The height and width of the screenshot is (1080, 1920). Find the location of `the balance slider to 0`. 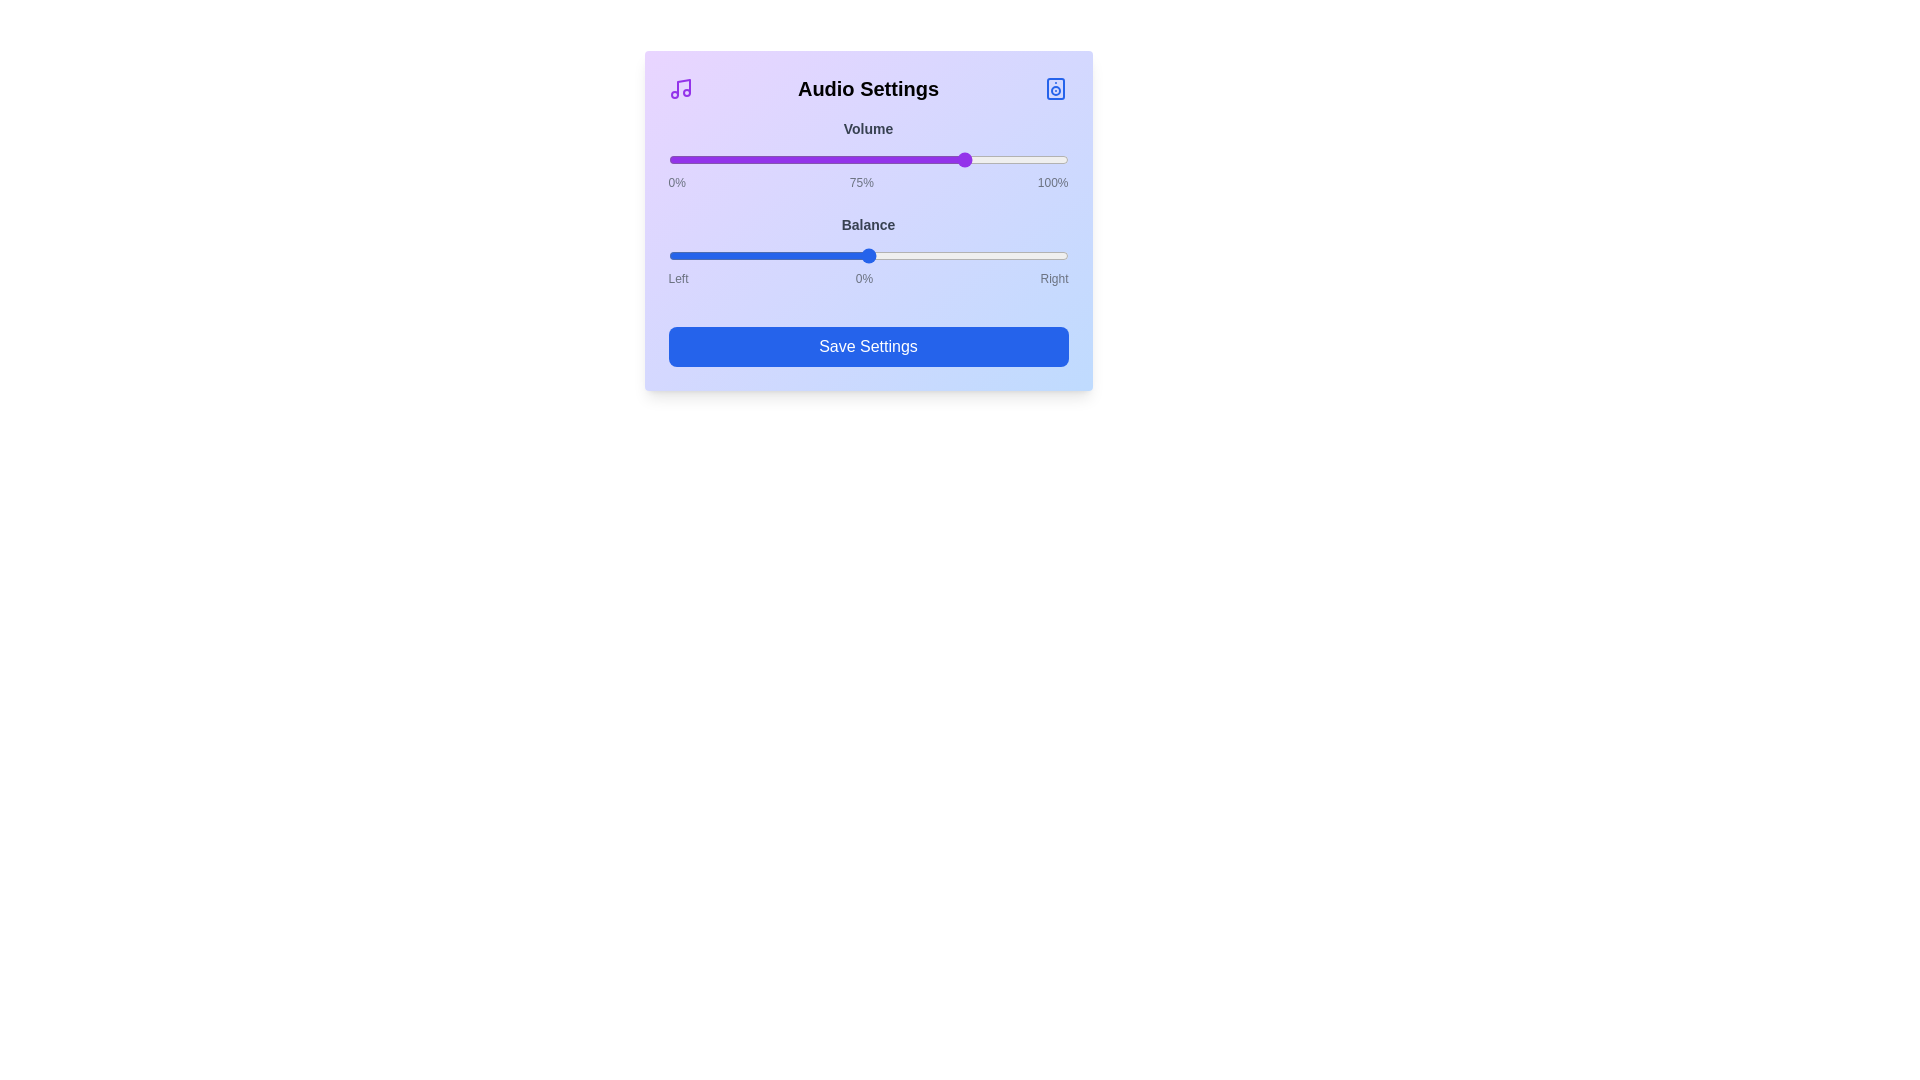

the balance slider to 0 is located at coordinates (868, 254).